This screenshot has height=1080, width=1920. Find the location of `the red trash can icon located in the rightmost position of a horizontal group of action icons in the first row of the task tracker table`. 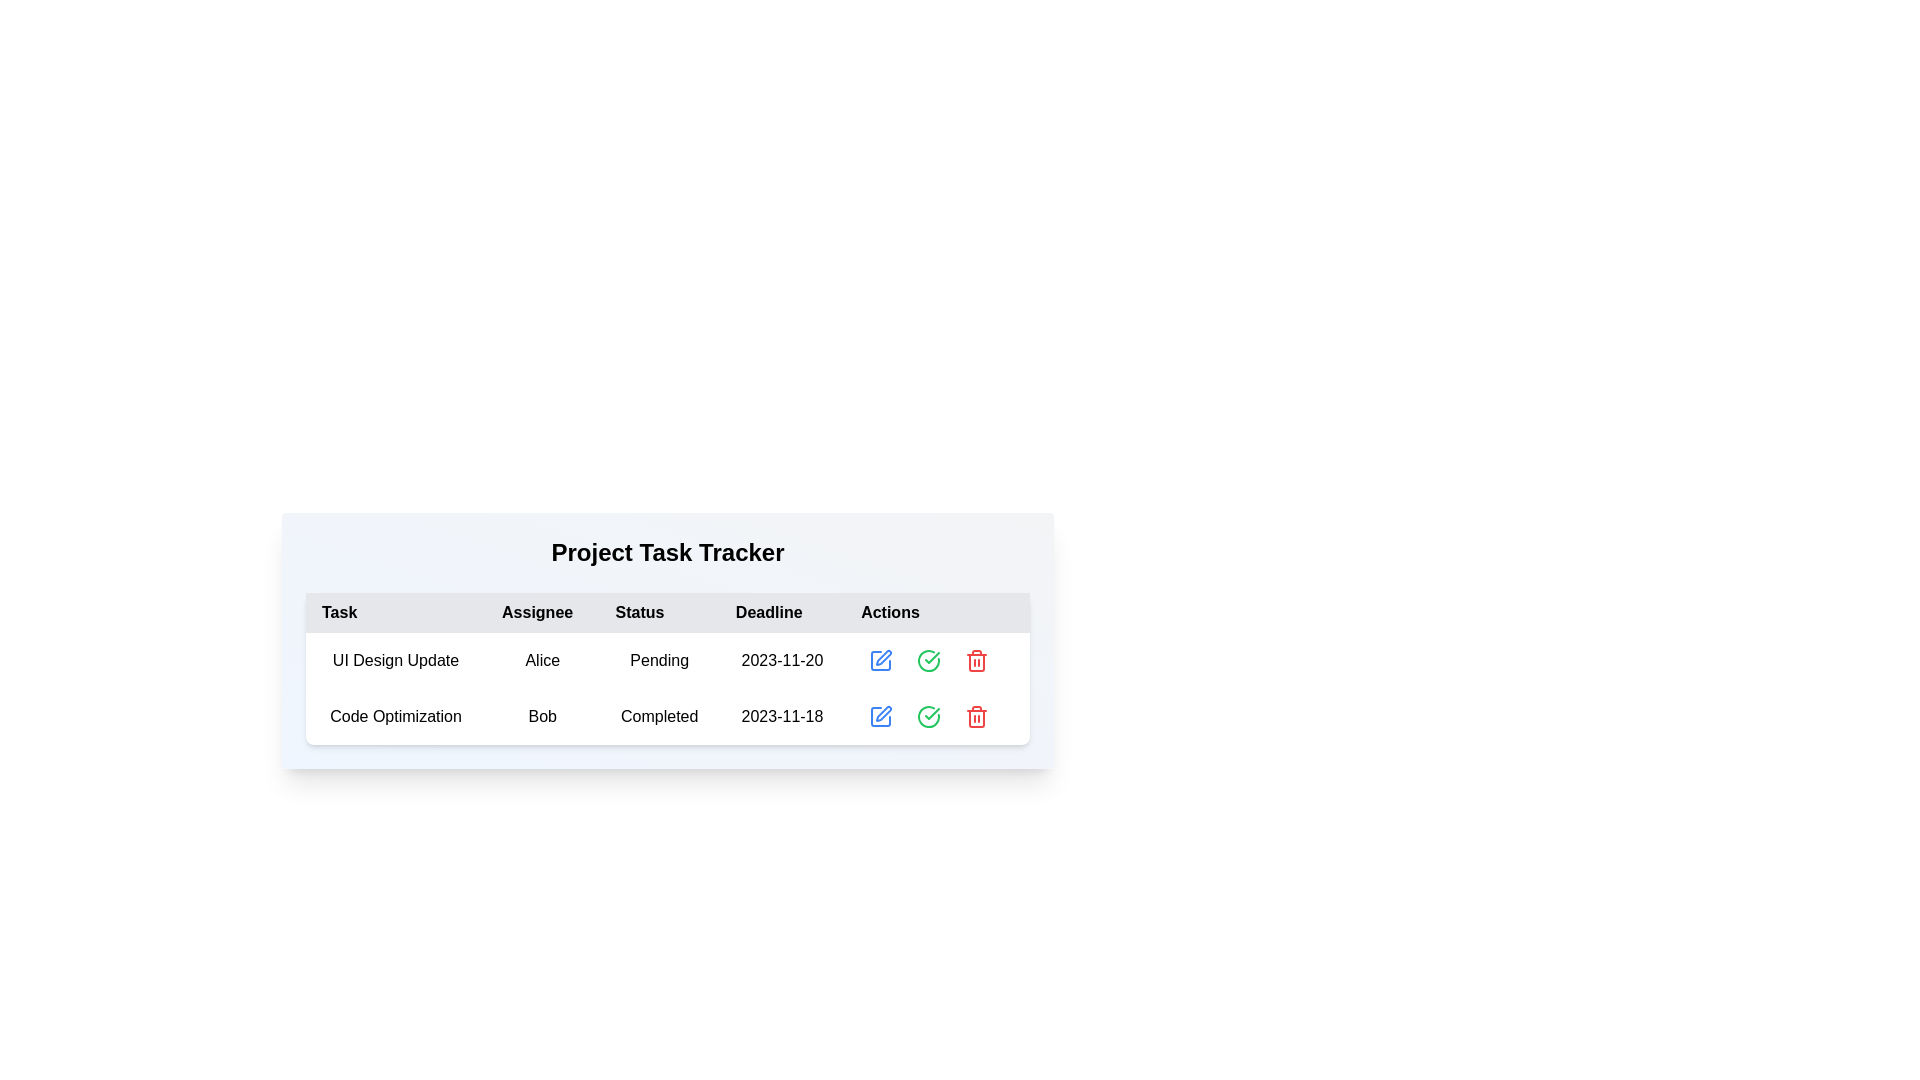

the red trash can icon located in the rightmost position of a horizontal group of action icons in the first row of the task tracker table is located at coordinates (977, 660).